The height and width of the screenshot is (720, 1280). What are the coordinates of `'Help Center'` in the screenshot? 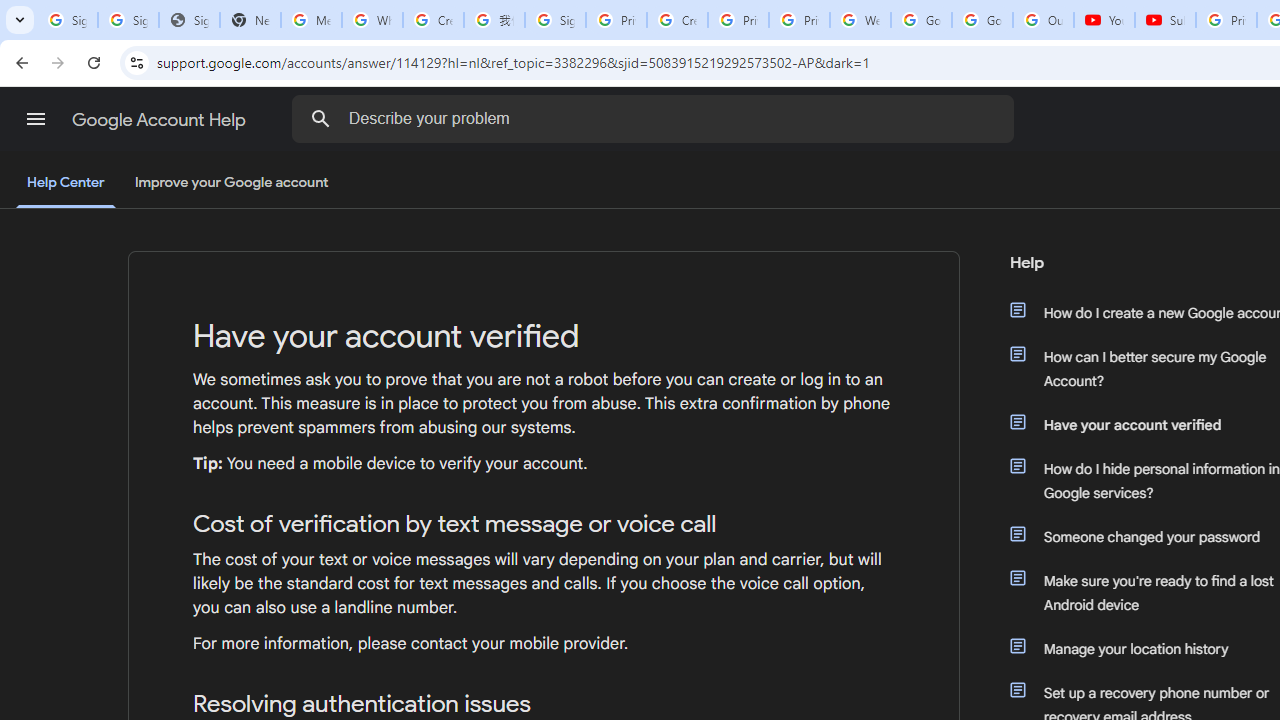 It's located at (65, 183).